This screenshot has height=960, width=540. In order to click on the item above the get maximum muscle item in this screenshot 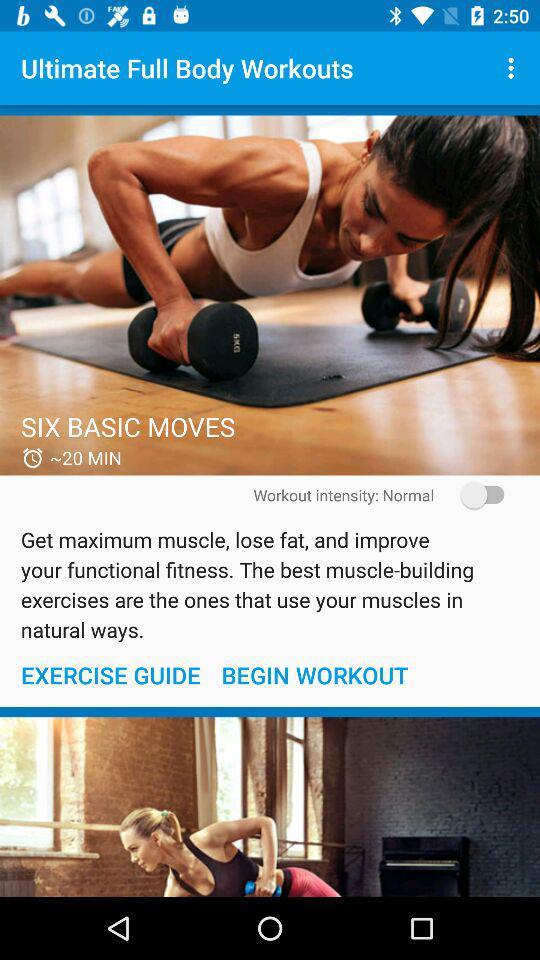, I will do `click(475, 494)`.